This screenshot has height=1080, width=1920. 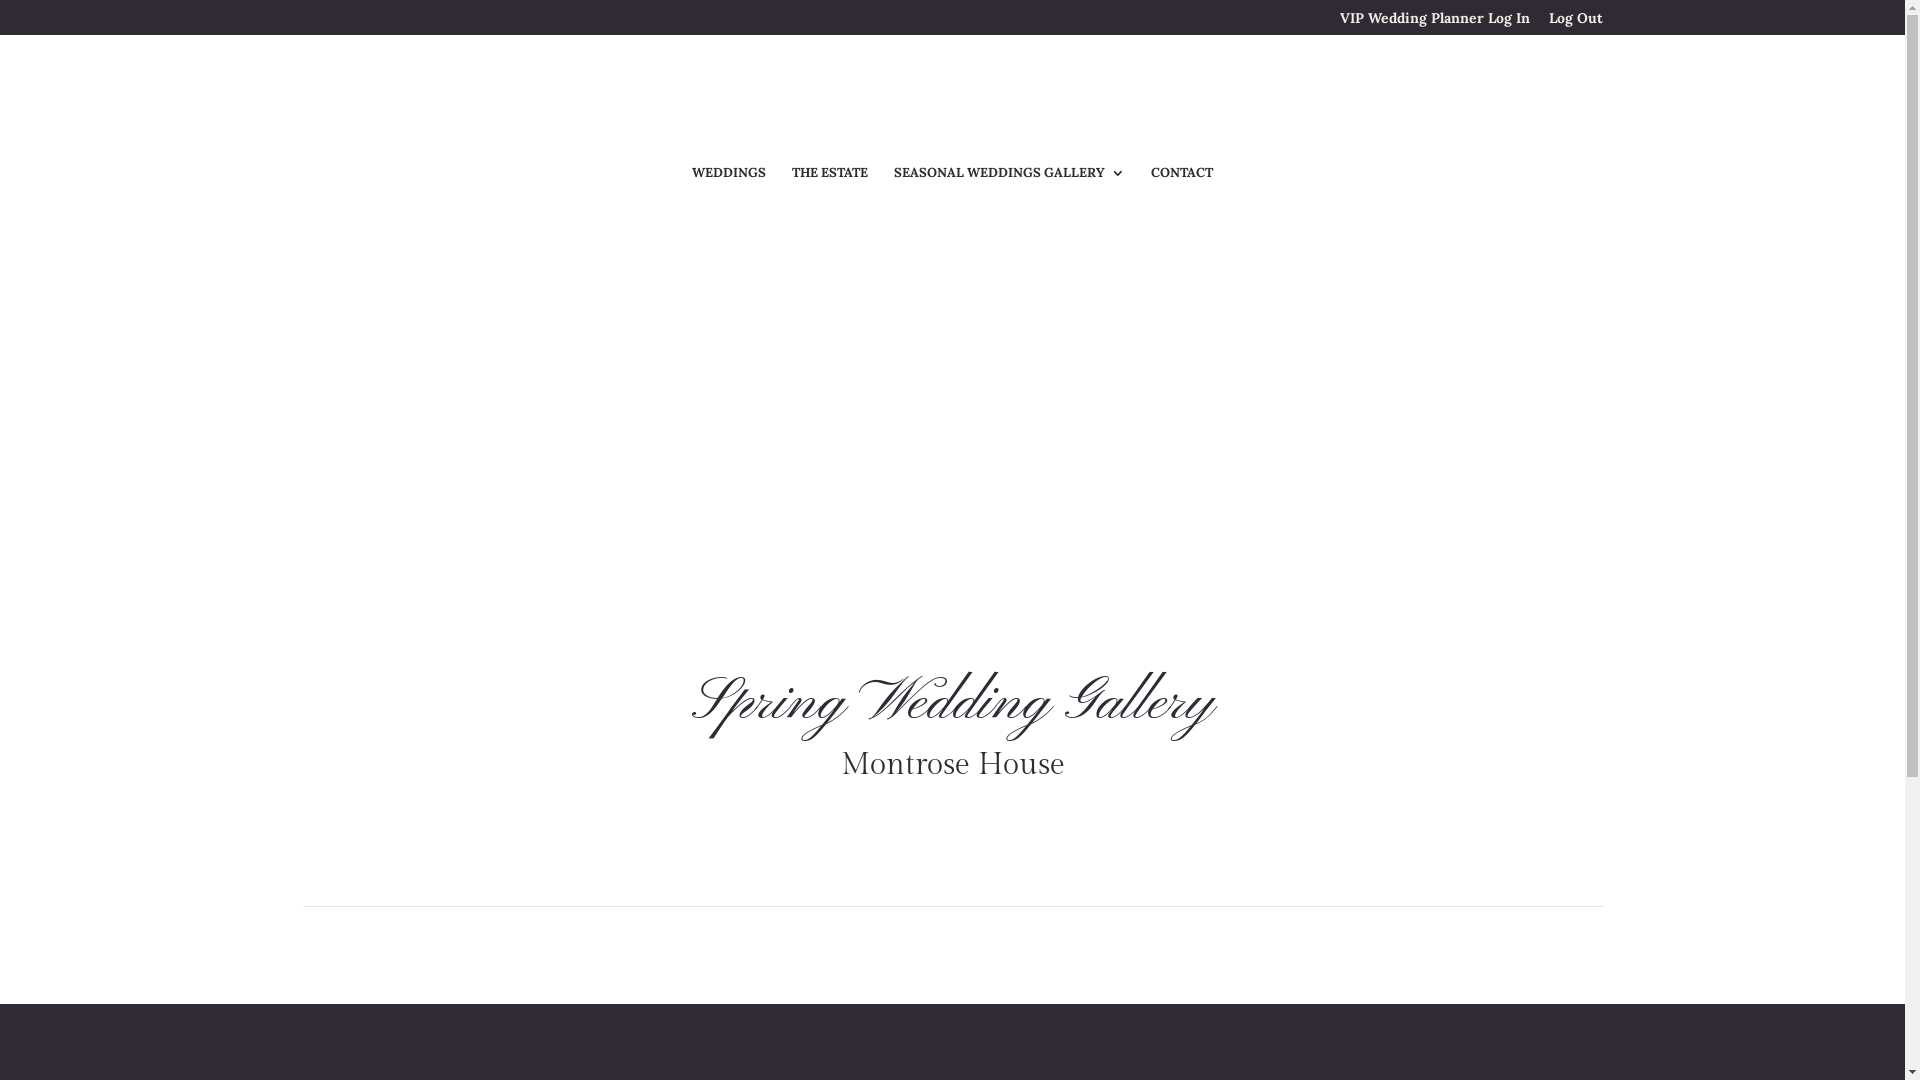 I want to click on 'CONTACT', so click(x=1181, y=184).